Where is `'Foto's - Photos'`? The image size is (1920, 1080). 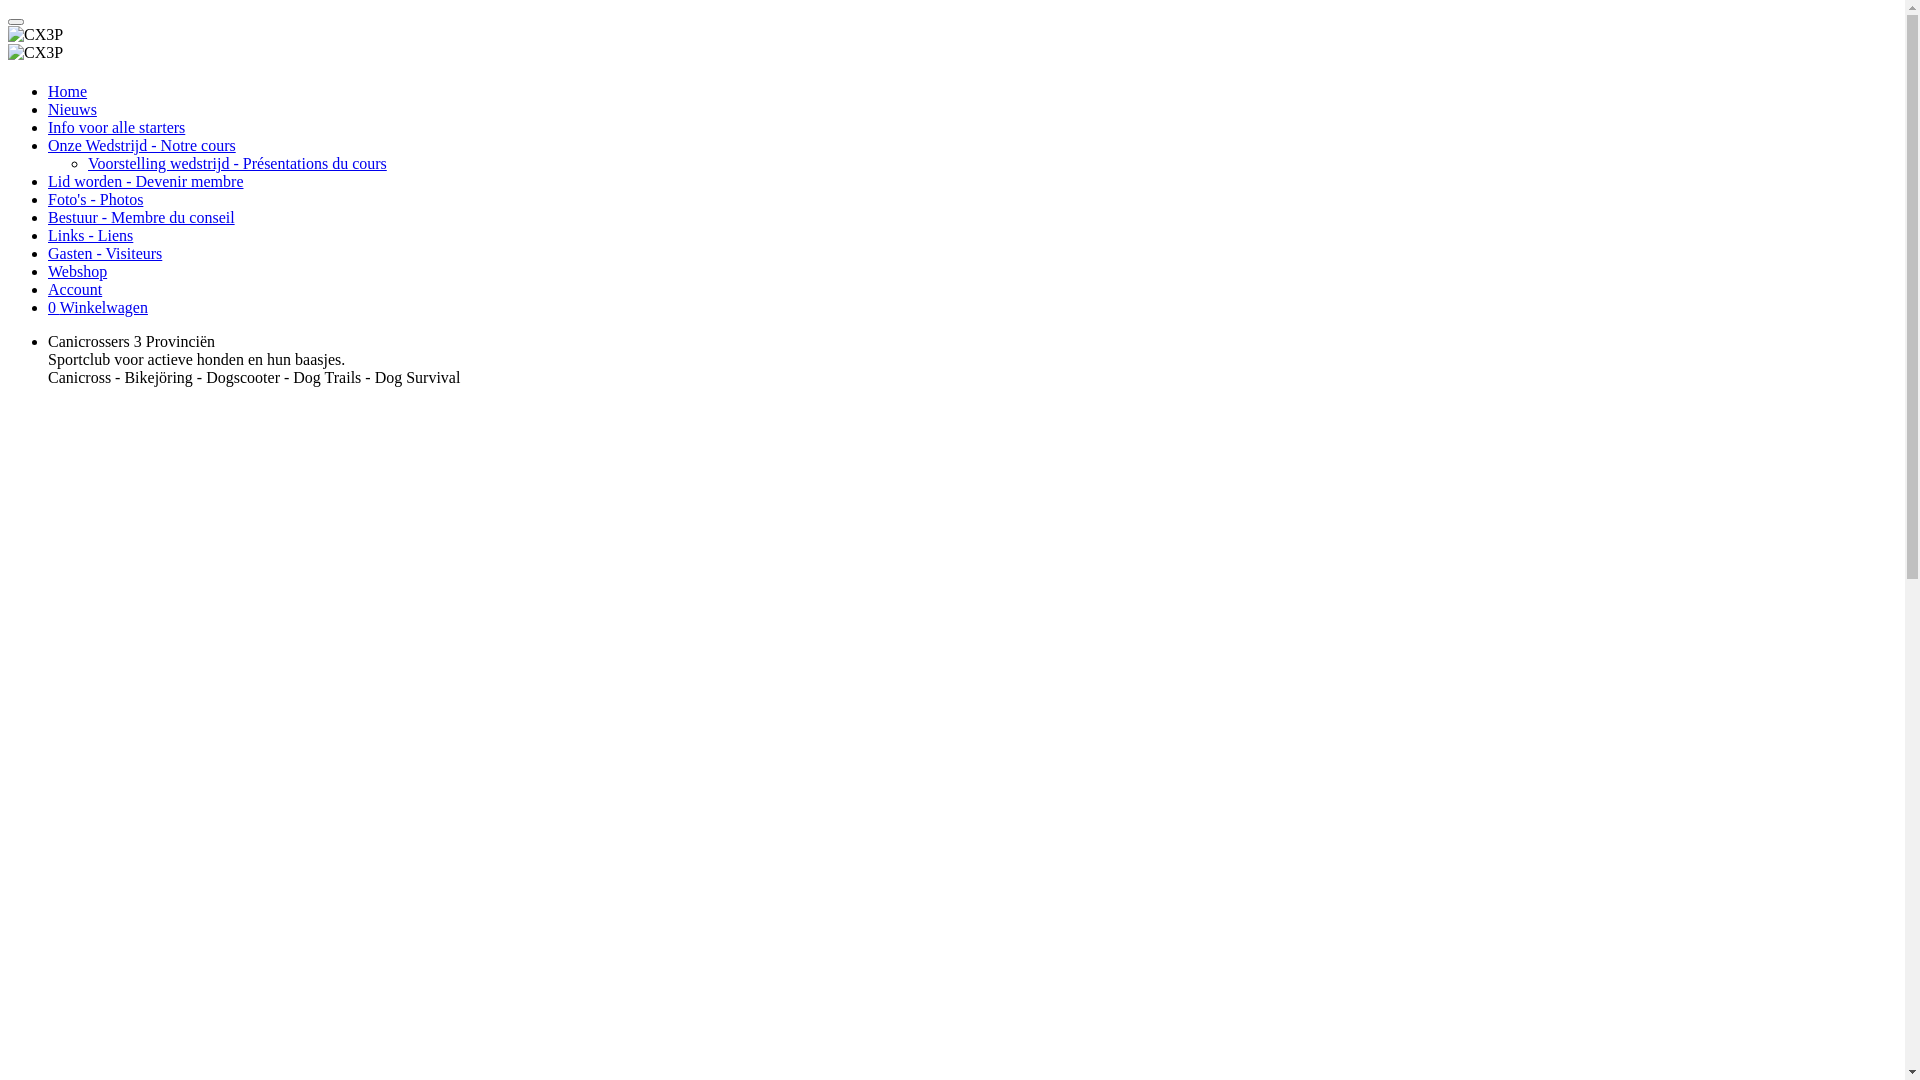
'Foto's - Photos' is located at coordinates (94, 199).